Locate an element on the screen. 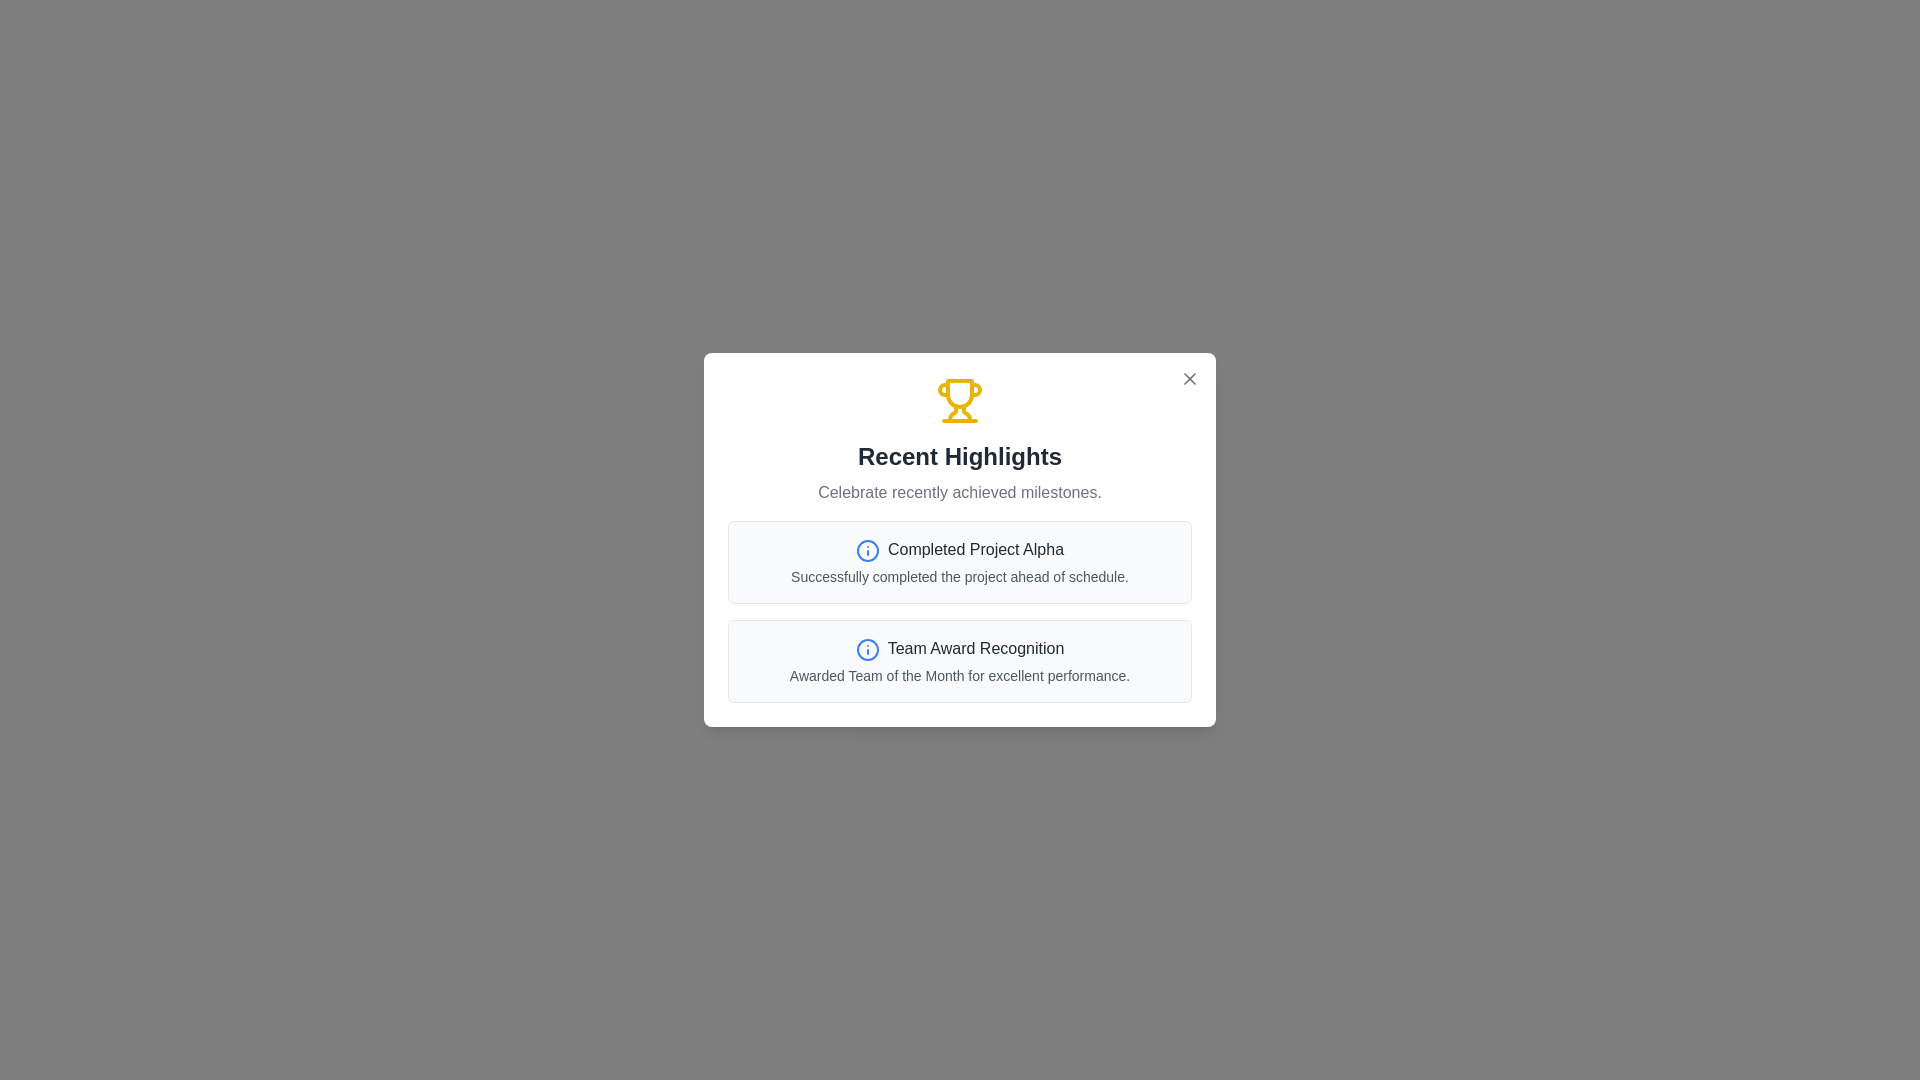  text content of the label displaying 'Awarded Team of the Month for excellent performance.' located beneath the 'Team Award Recognition' heading is located at coordinates (960, 675).